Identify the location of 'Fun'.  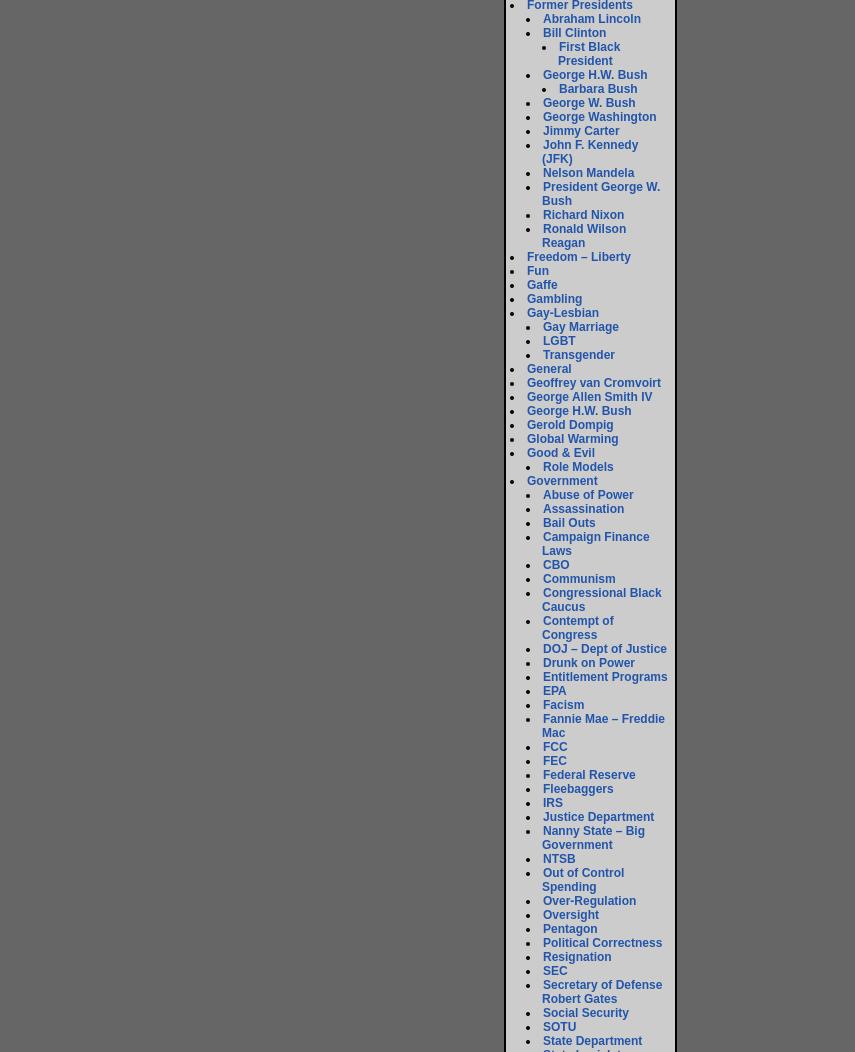
(537, 270).